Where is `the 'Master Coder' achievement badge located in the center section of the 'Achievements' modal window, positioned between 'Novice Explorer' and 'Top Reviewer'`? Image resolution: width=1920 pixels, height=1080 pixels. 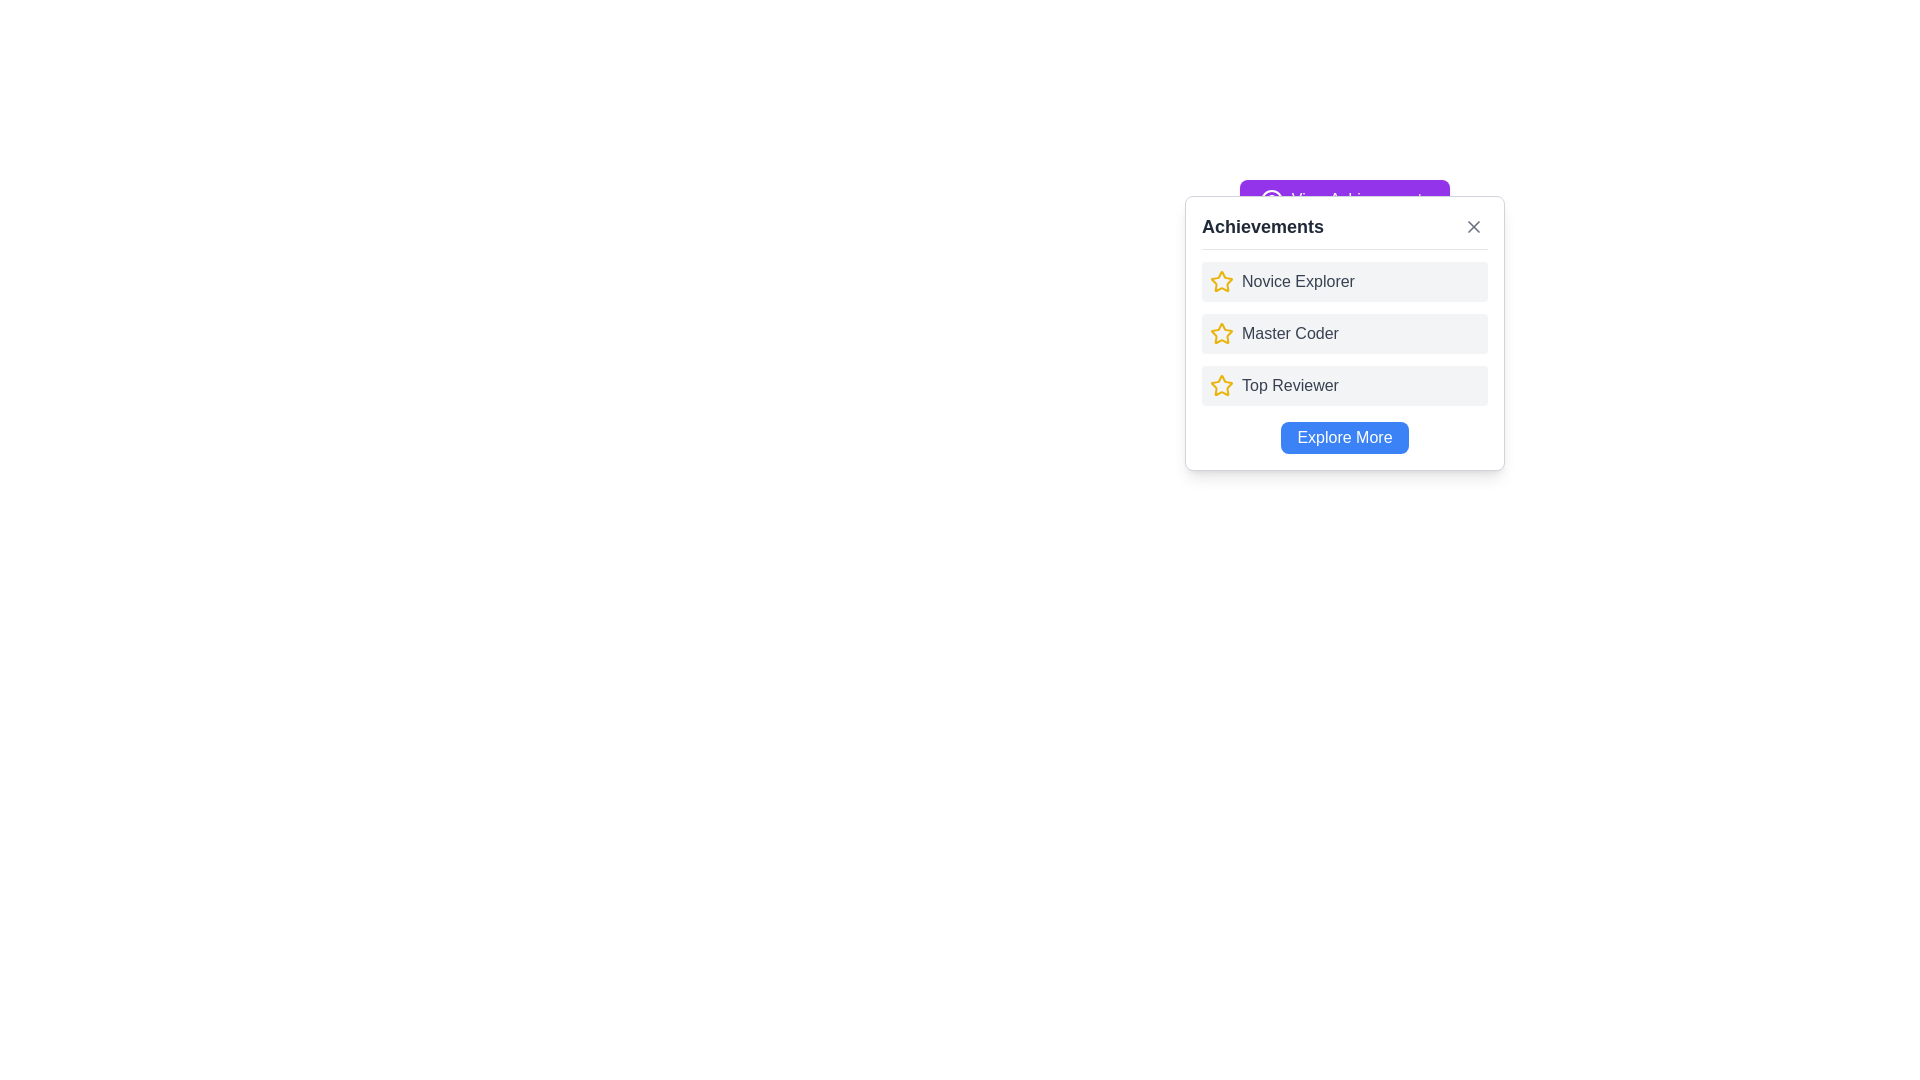
the 'Master Coder' achievement badge located in the center section of the 'Achievements' modal window, positioned between 'Novice Explorer' and 'Top Reviewer' is located at coordinates (1344, 333).